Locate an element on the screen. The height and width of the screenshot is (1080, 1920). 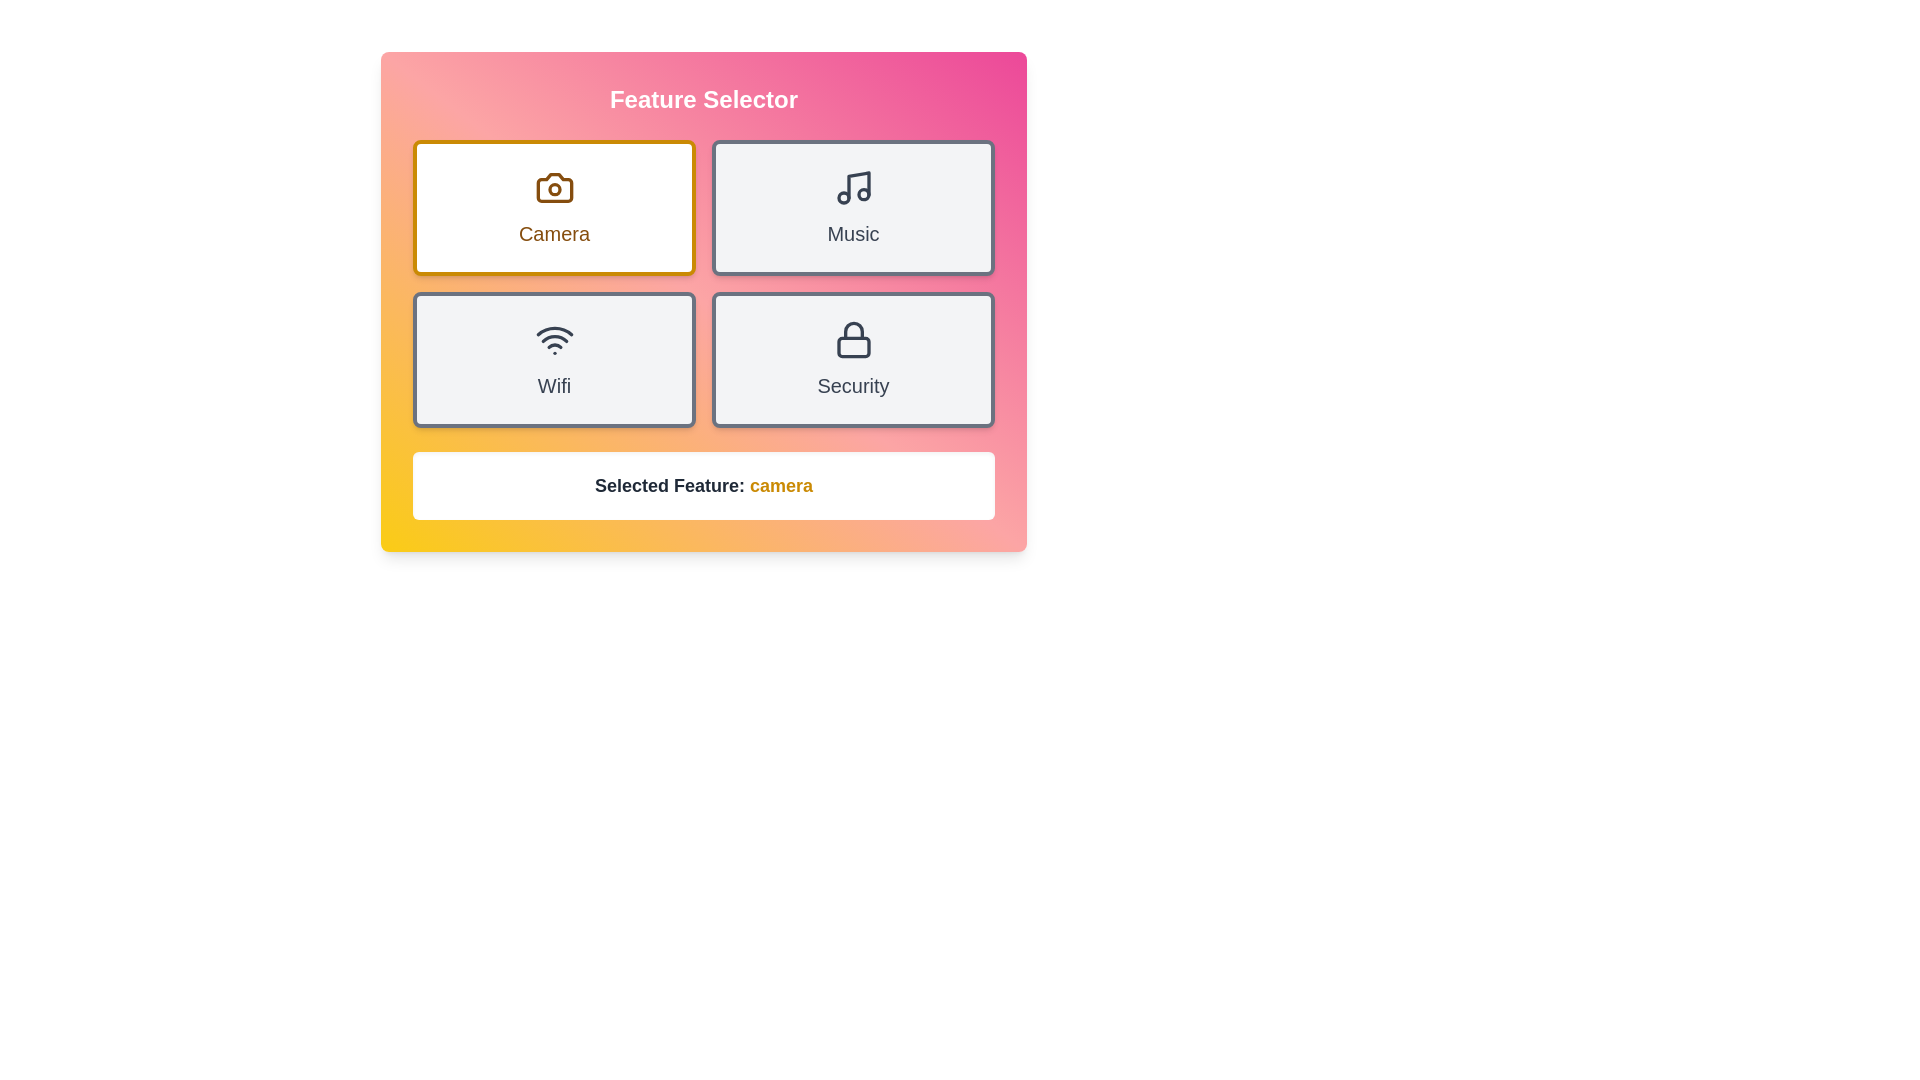
the lock icon displayed above the 'Security' button, which features a modern, minimalistic design with a dark gray color and thin stroke style is located at coordinates (853, 338).